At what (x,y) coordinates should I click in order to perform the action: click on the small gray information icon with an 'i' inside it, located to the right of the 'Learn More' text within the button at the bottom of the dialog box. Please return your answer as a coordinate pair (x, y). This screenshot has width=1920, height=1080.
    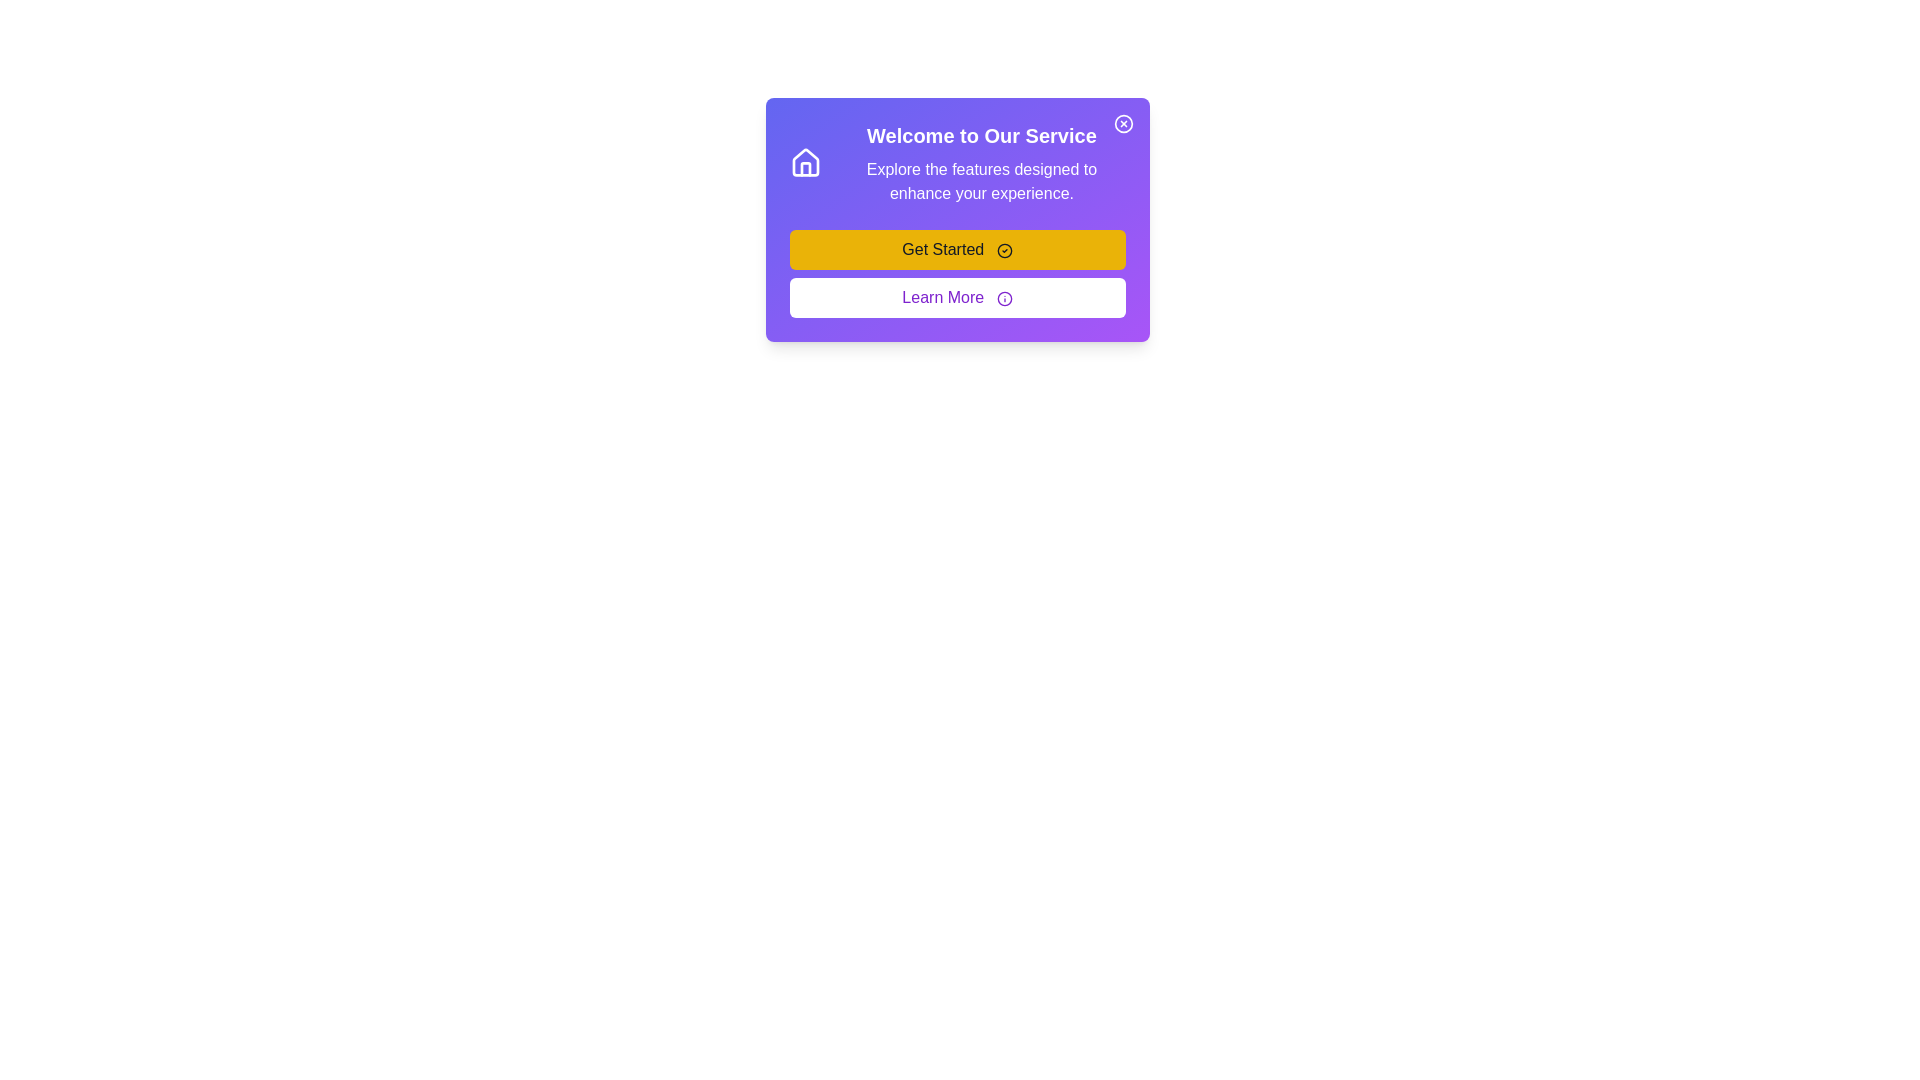
    Looking at the image, I should click on (1004, 298).